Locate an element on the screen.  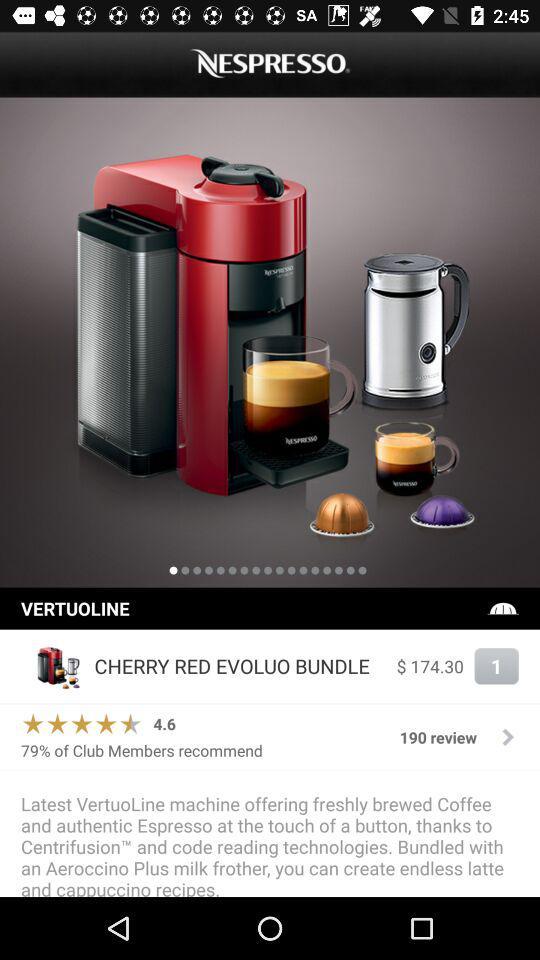
the 4.6 icon is located at coordinates (163, 722).